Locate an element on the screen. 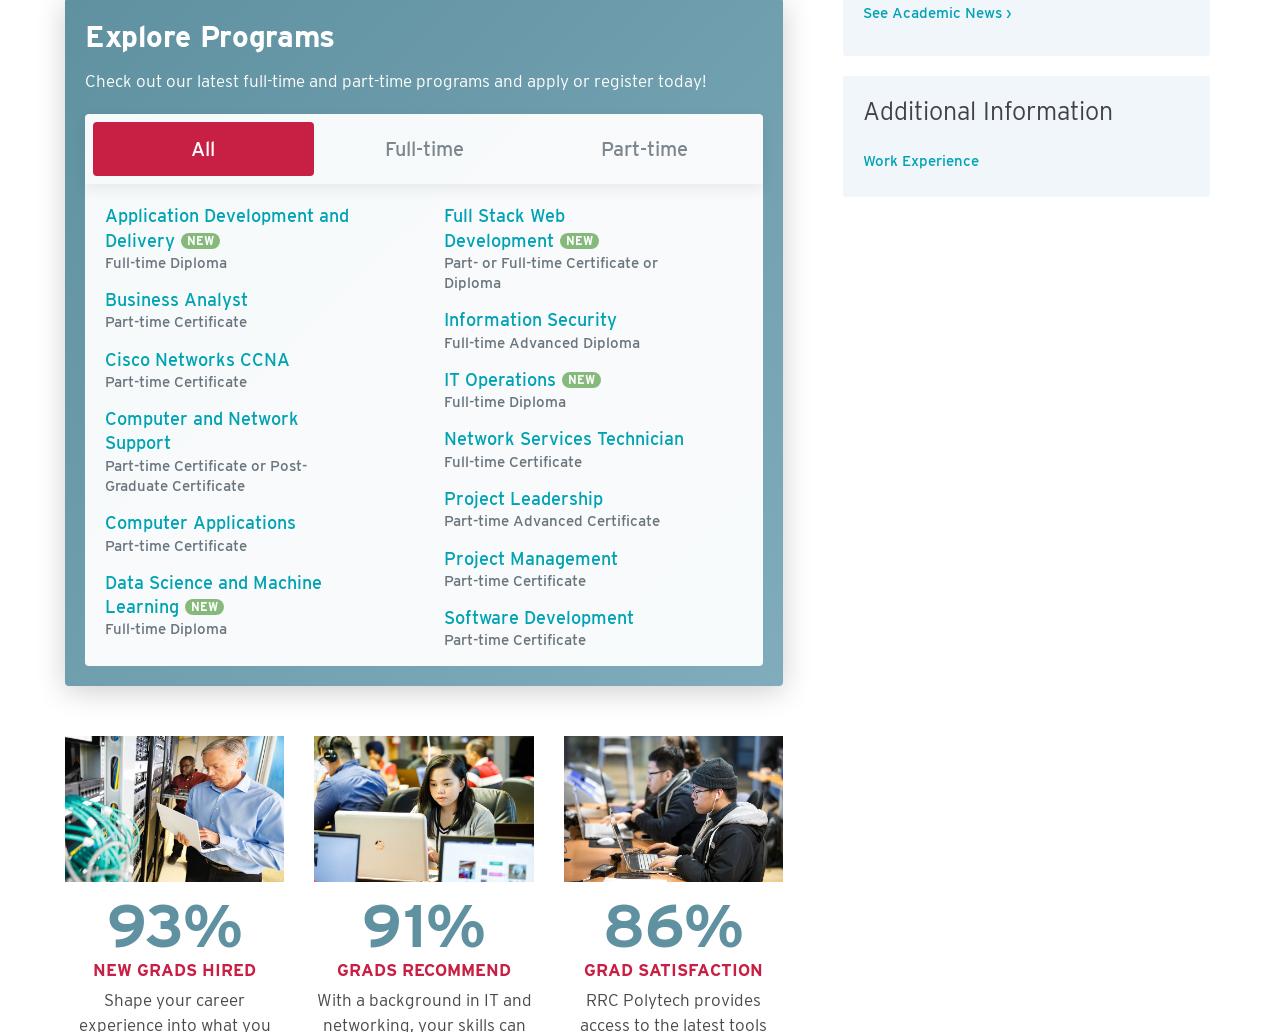  '86%' is located at coordinates (673, 923).